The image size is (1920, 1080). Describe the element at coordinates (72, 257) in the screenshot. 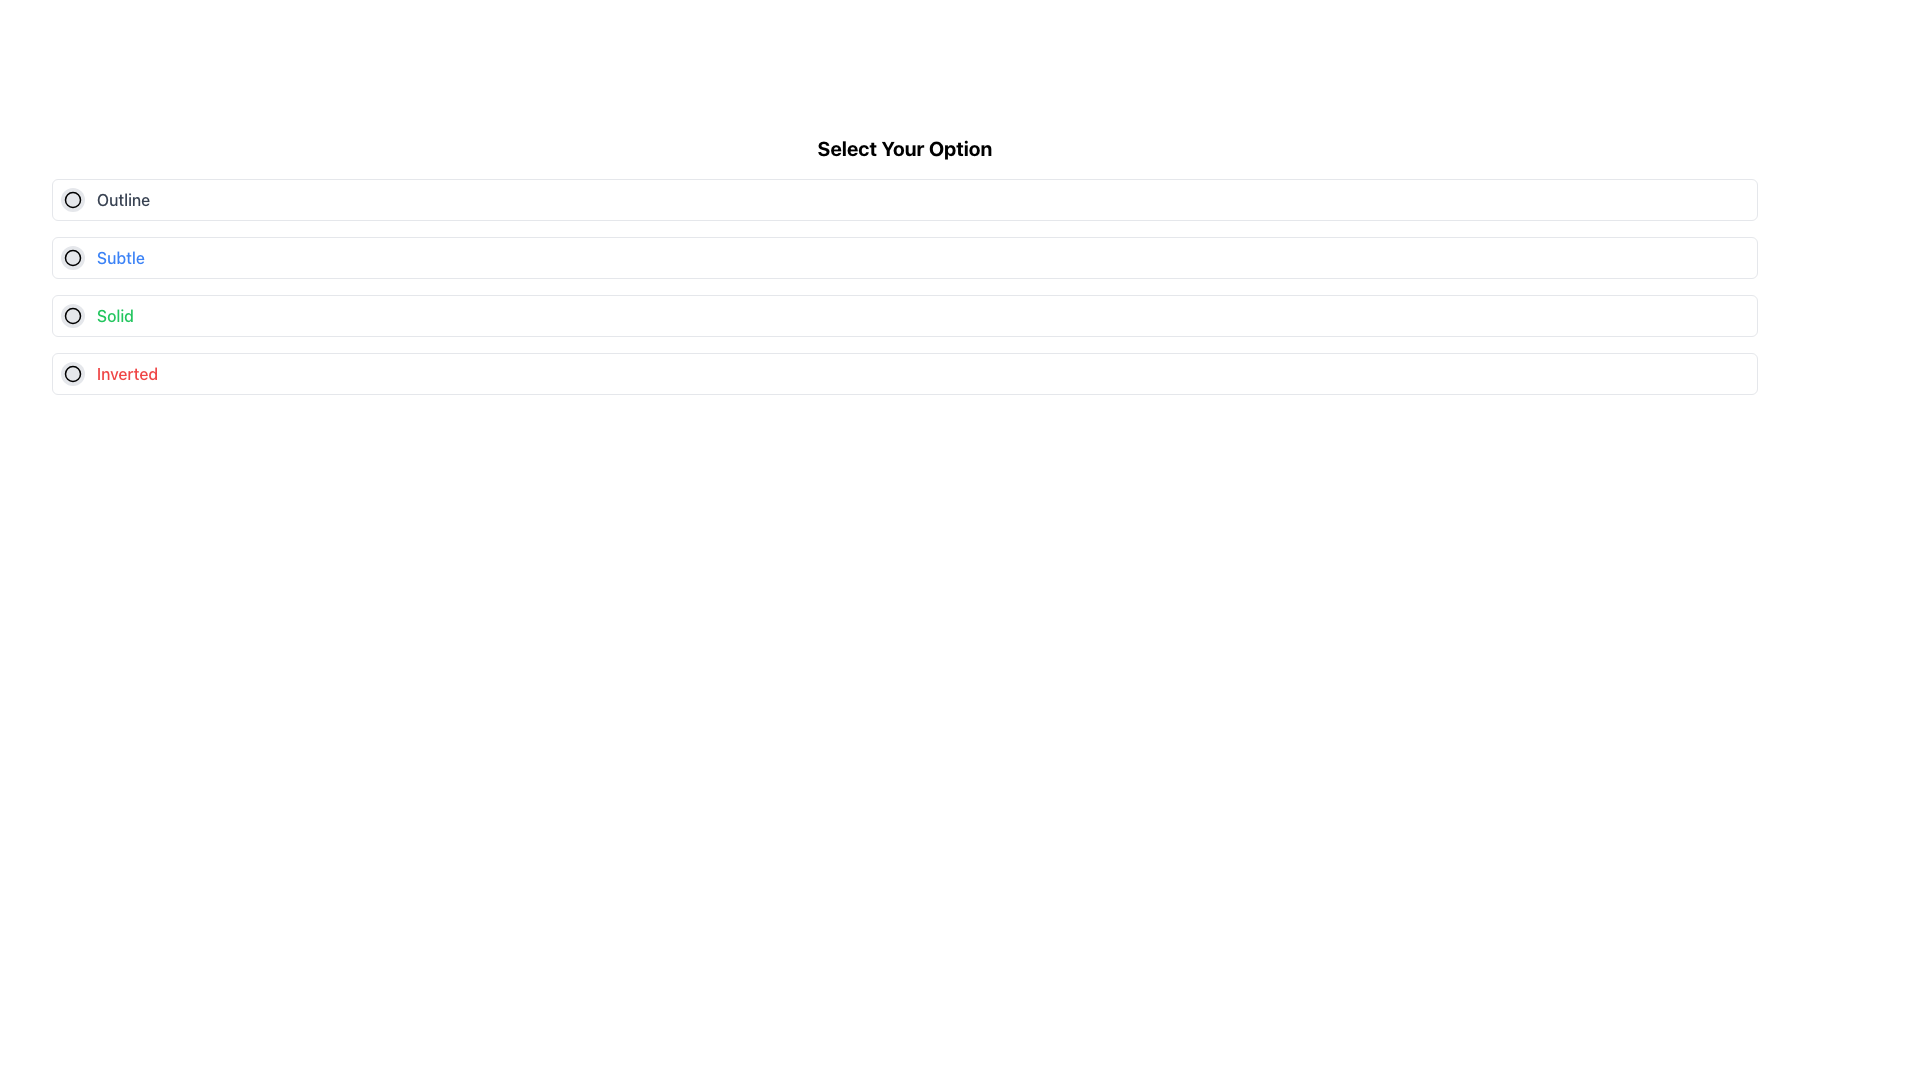

I see `the first radio button for the 'Subtle' option` at that location.